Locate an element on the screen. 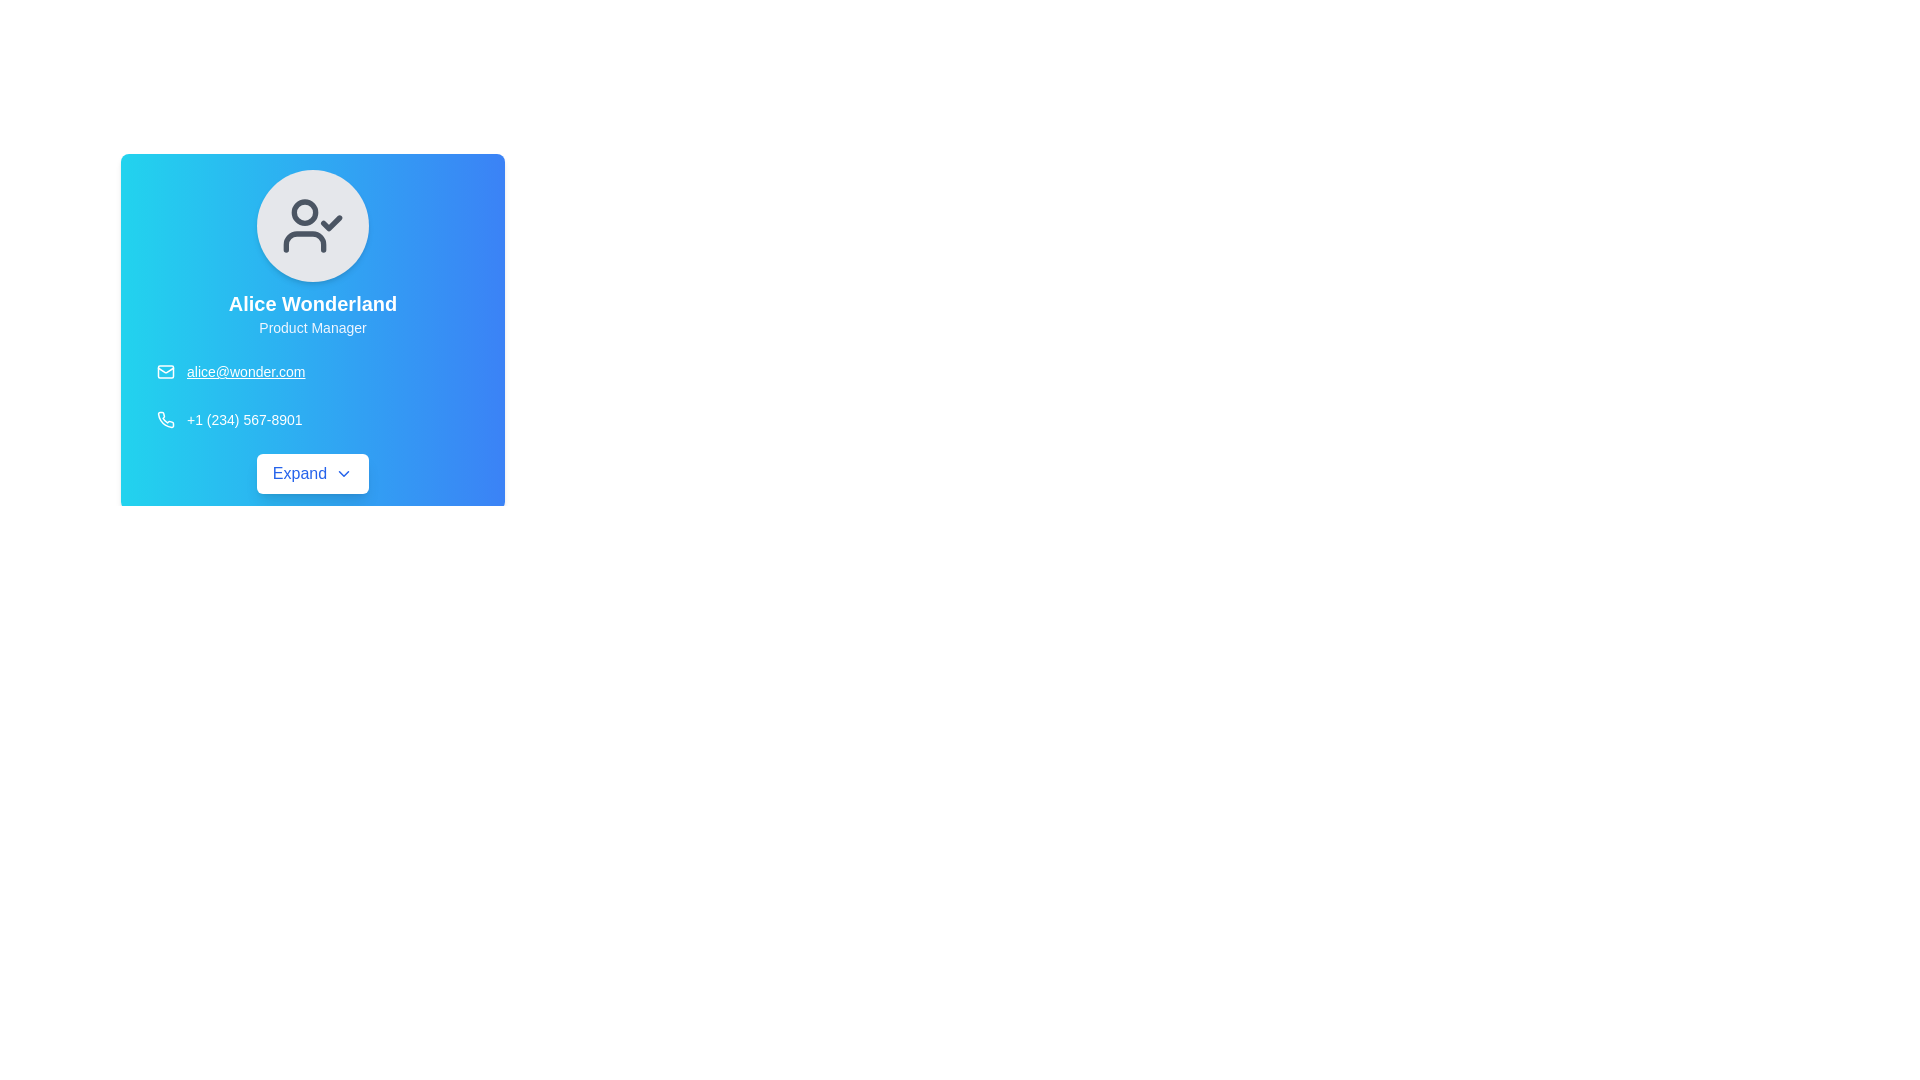  the email icon that visually indicates the associated text 'alice@wonder.com' is located at coordinates (166, 371).